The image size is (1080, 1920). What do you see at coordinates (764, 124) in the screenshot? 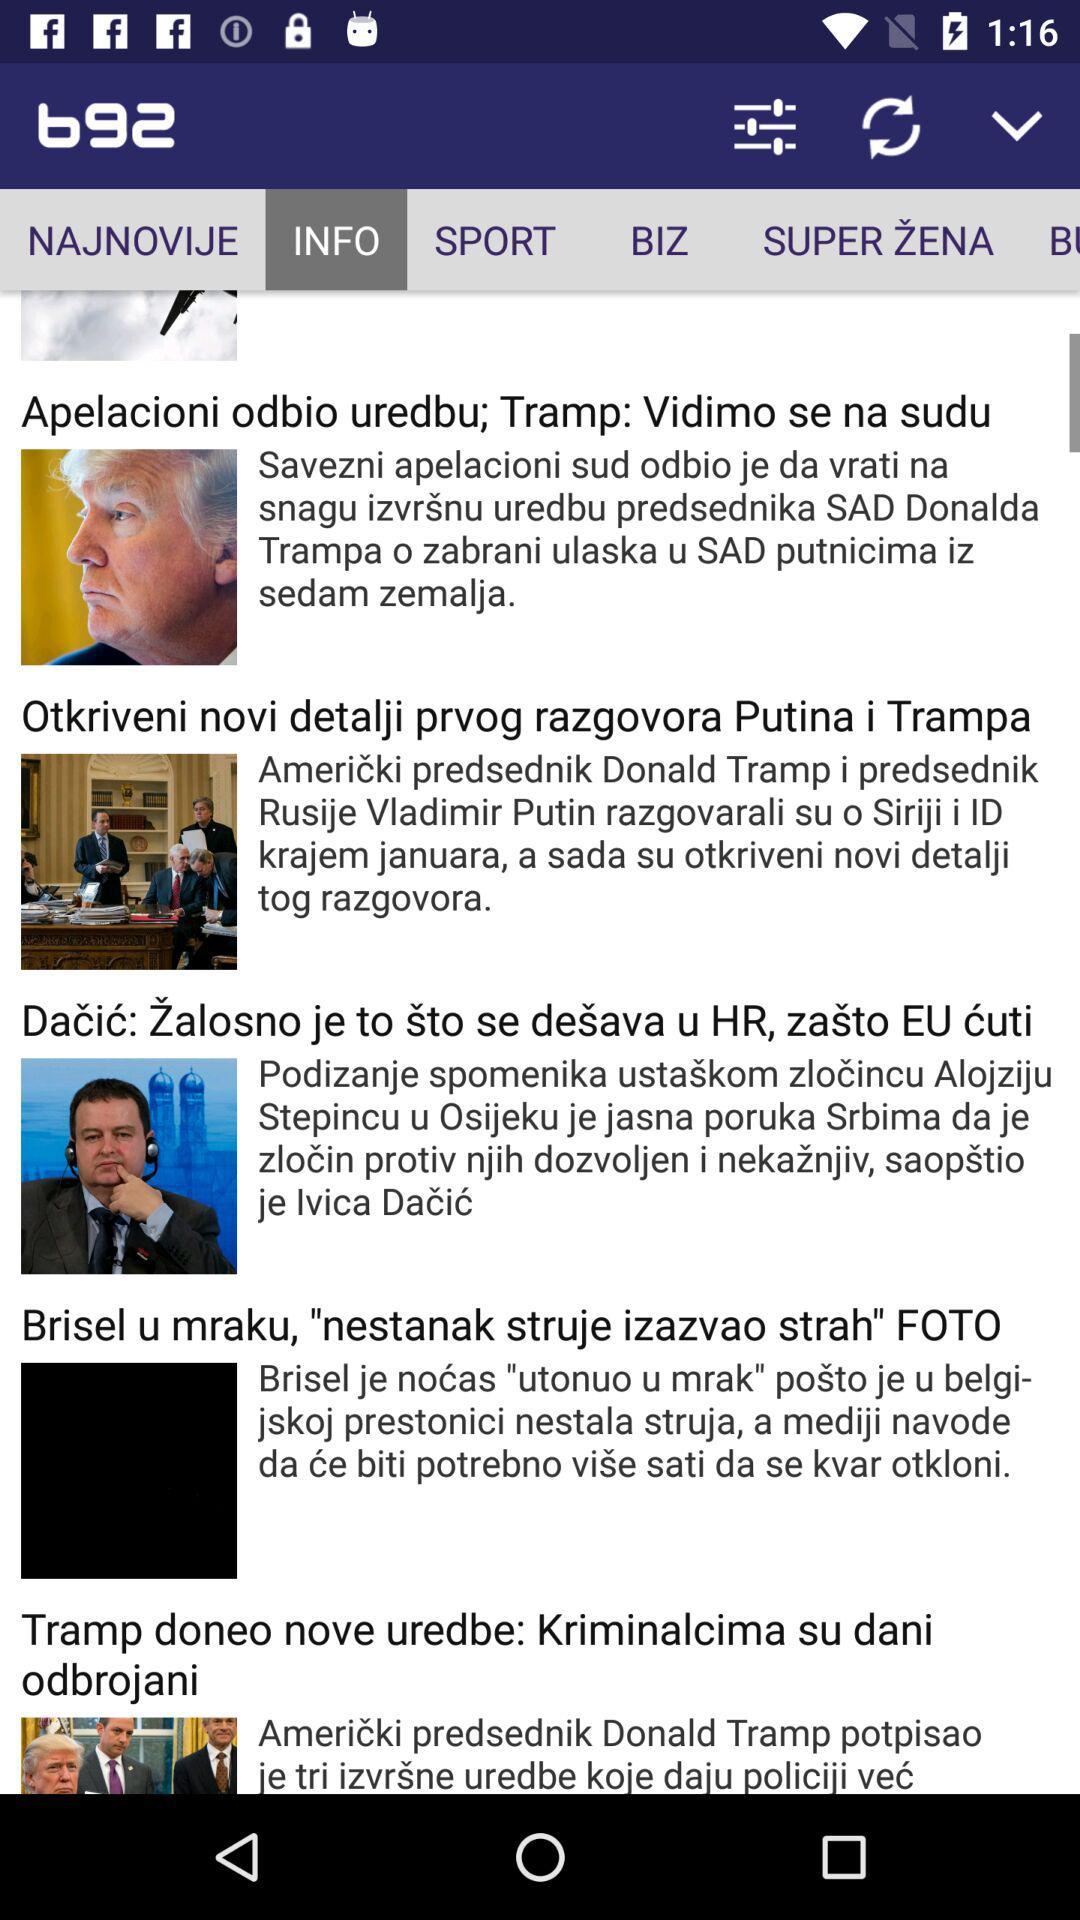
I see `the sliders icon` at bounding box center [764, 124].